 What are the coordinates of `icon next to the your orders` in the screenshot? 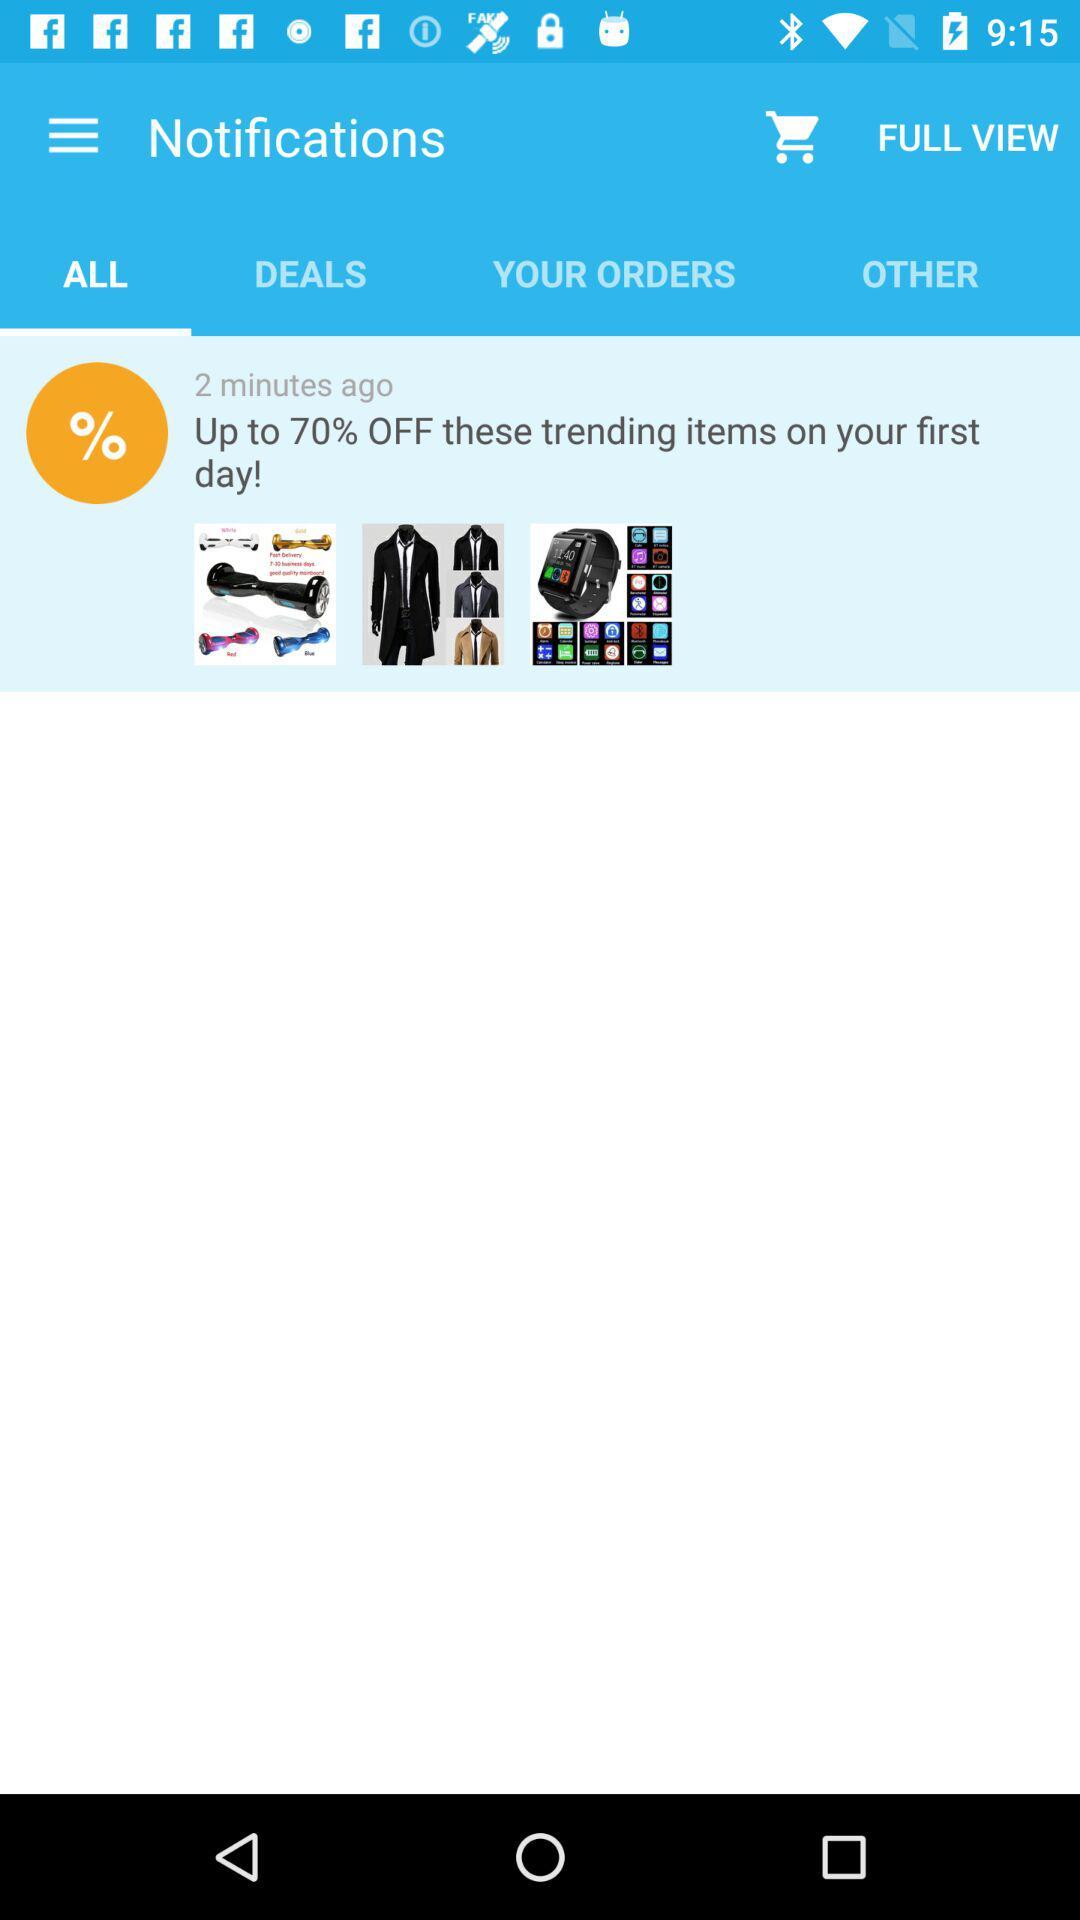 It's located at (310, 272).